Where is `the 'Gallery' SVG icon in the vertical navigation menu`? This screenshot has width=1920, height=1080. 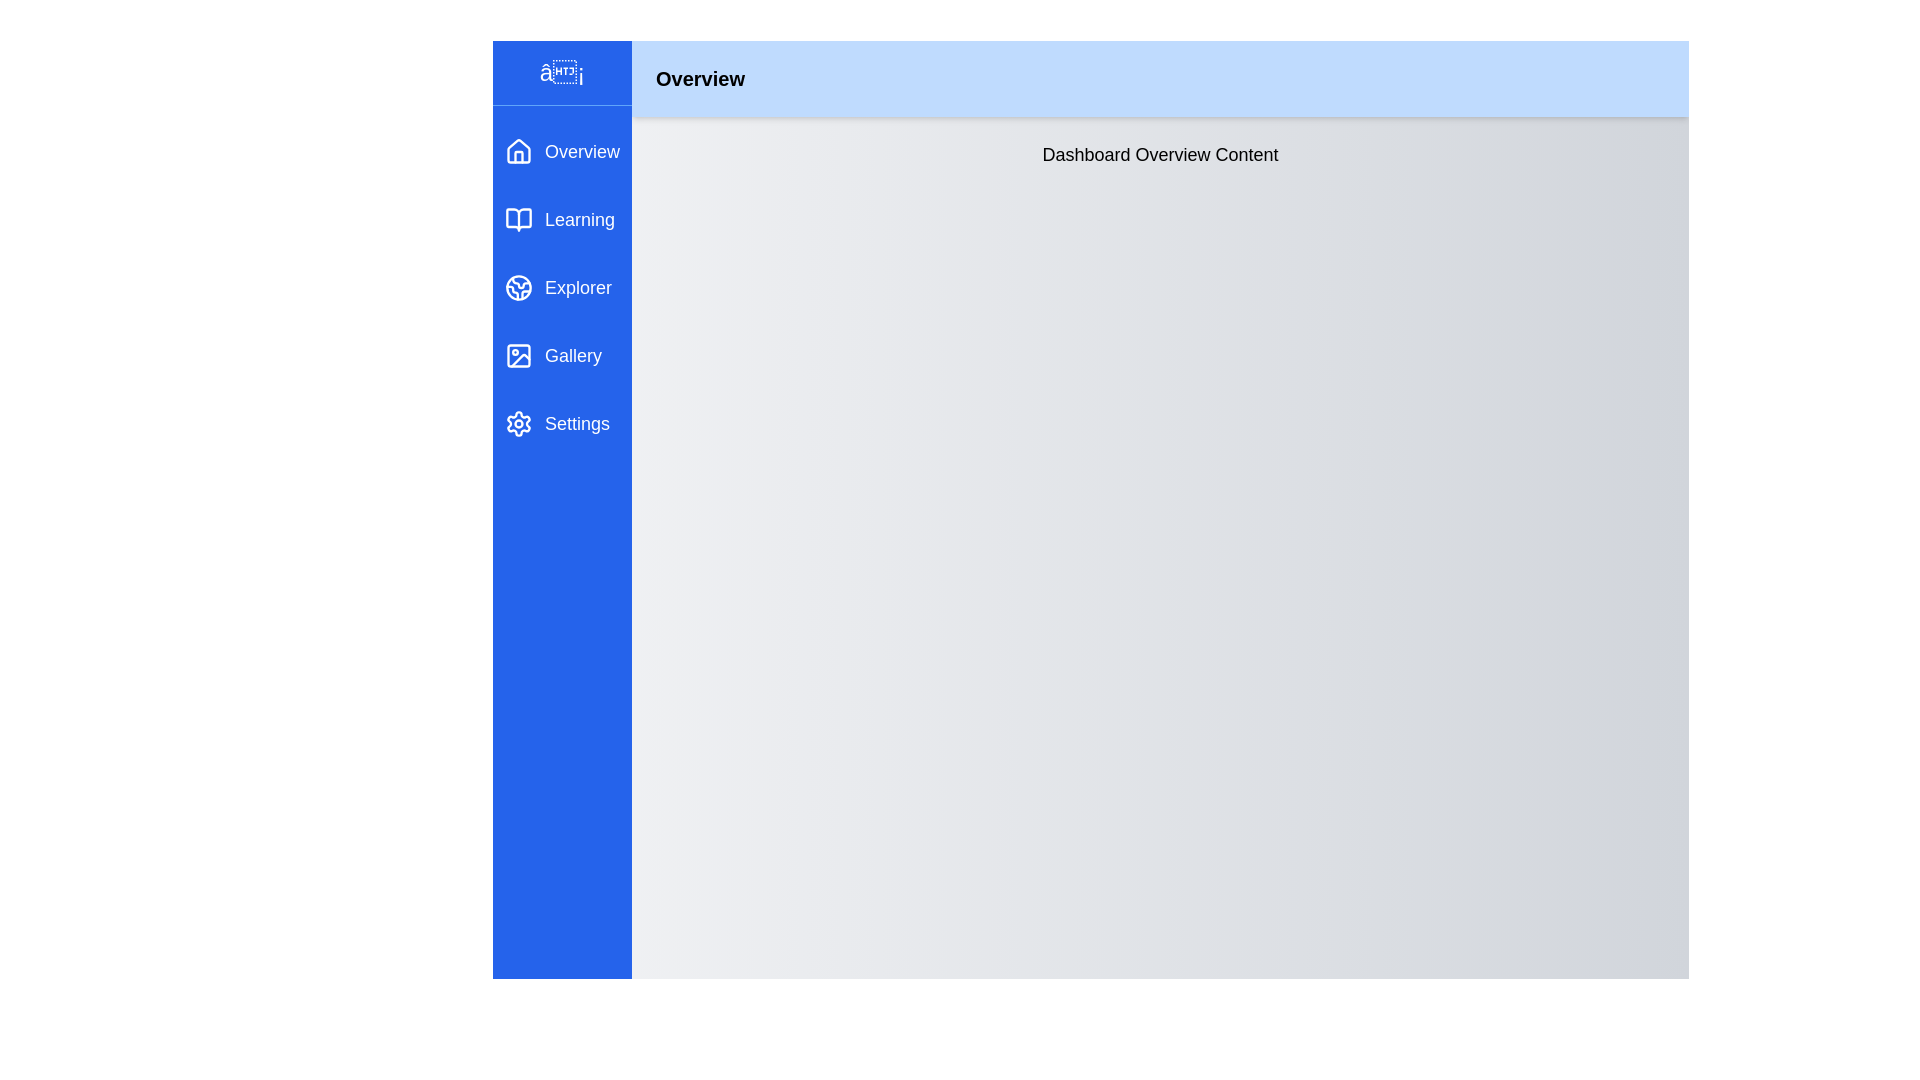 the 'Gallery' SVG icon in the vertical navigation menu is located at coordinates (518, 354).